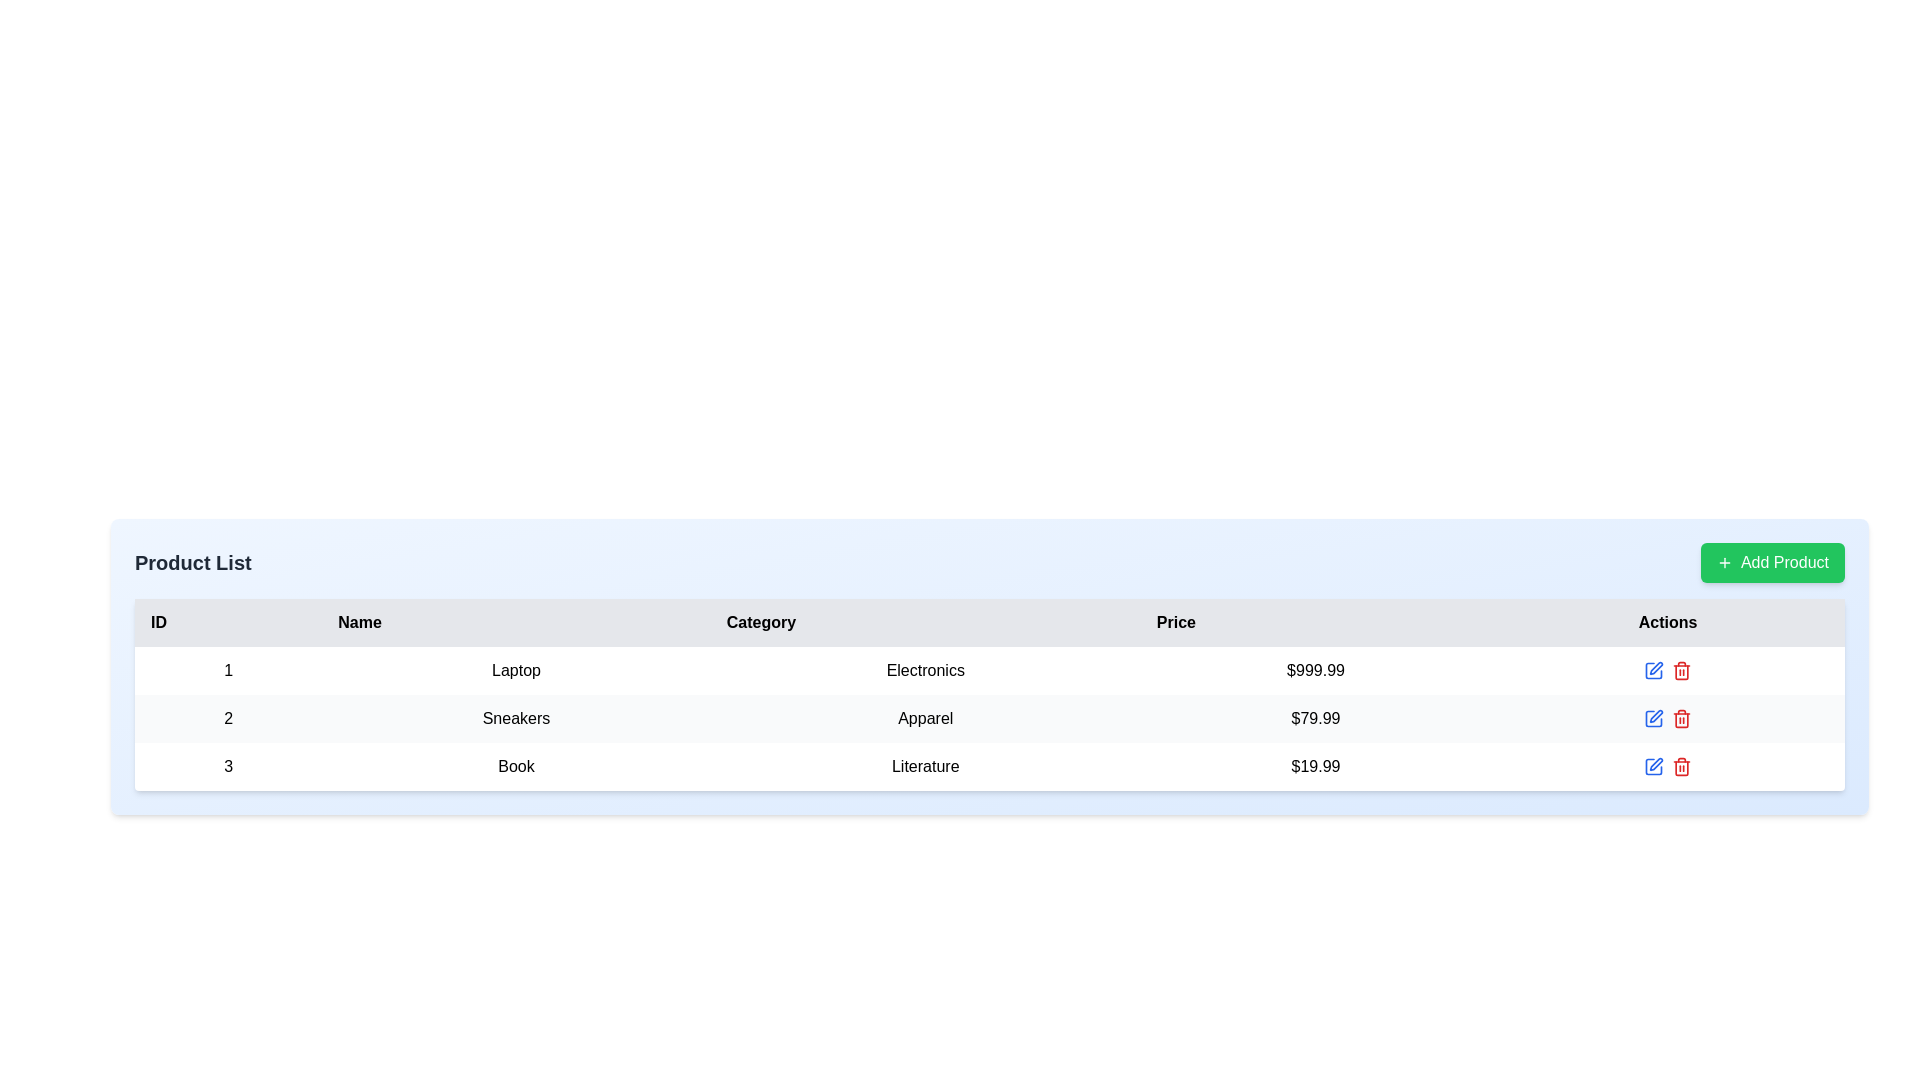 The image size is (1920, 1080). I want to click on the addition icon located within the green 'Add Product' button in the top-right section of the display, so click(1723, 563).